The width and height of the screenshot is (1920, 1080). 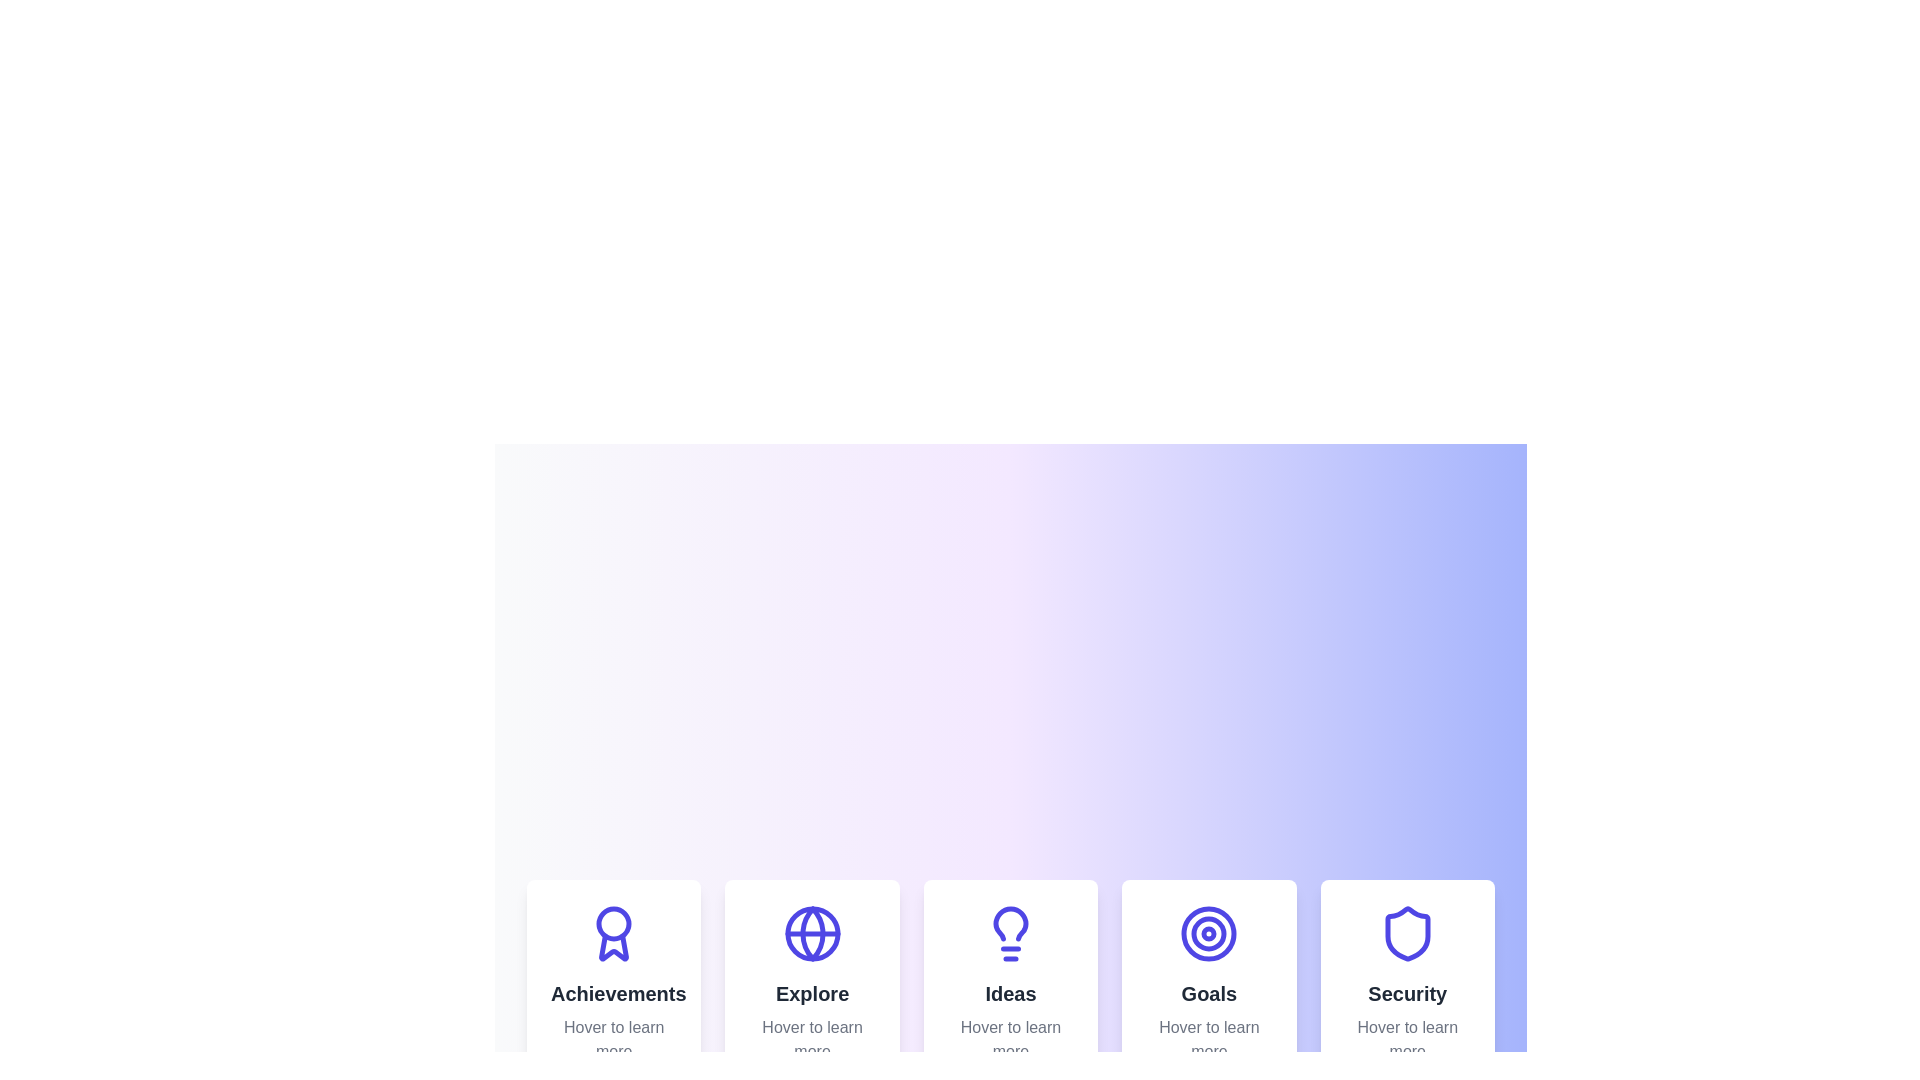 What do you see at coordinates (1011, 924) in the screenshot?
I see `the uppermost section of the lightbulb icon within the 'Ideas' card, which is part of an SVG illustration, located at the center of the card's upper half` at bounding box center [1011, 924].